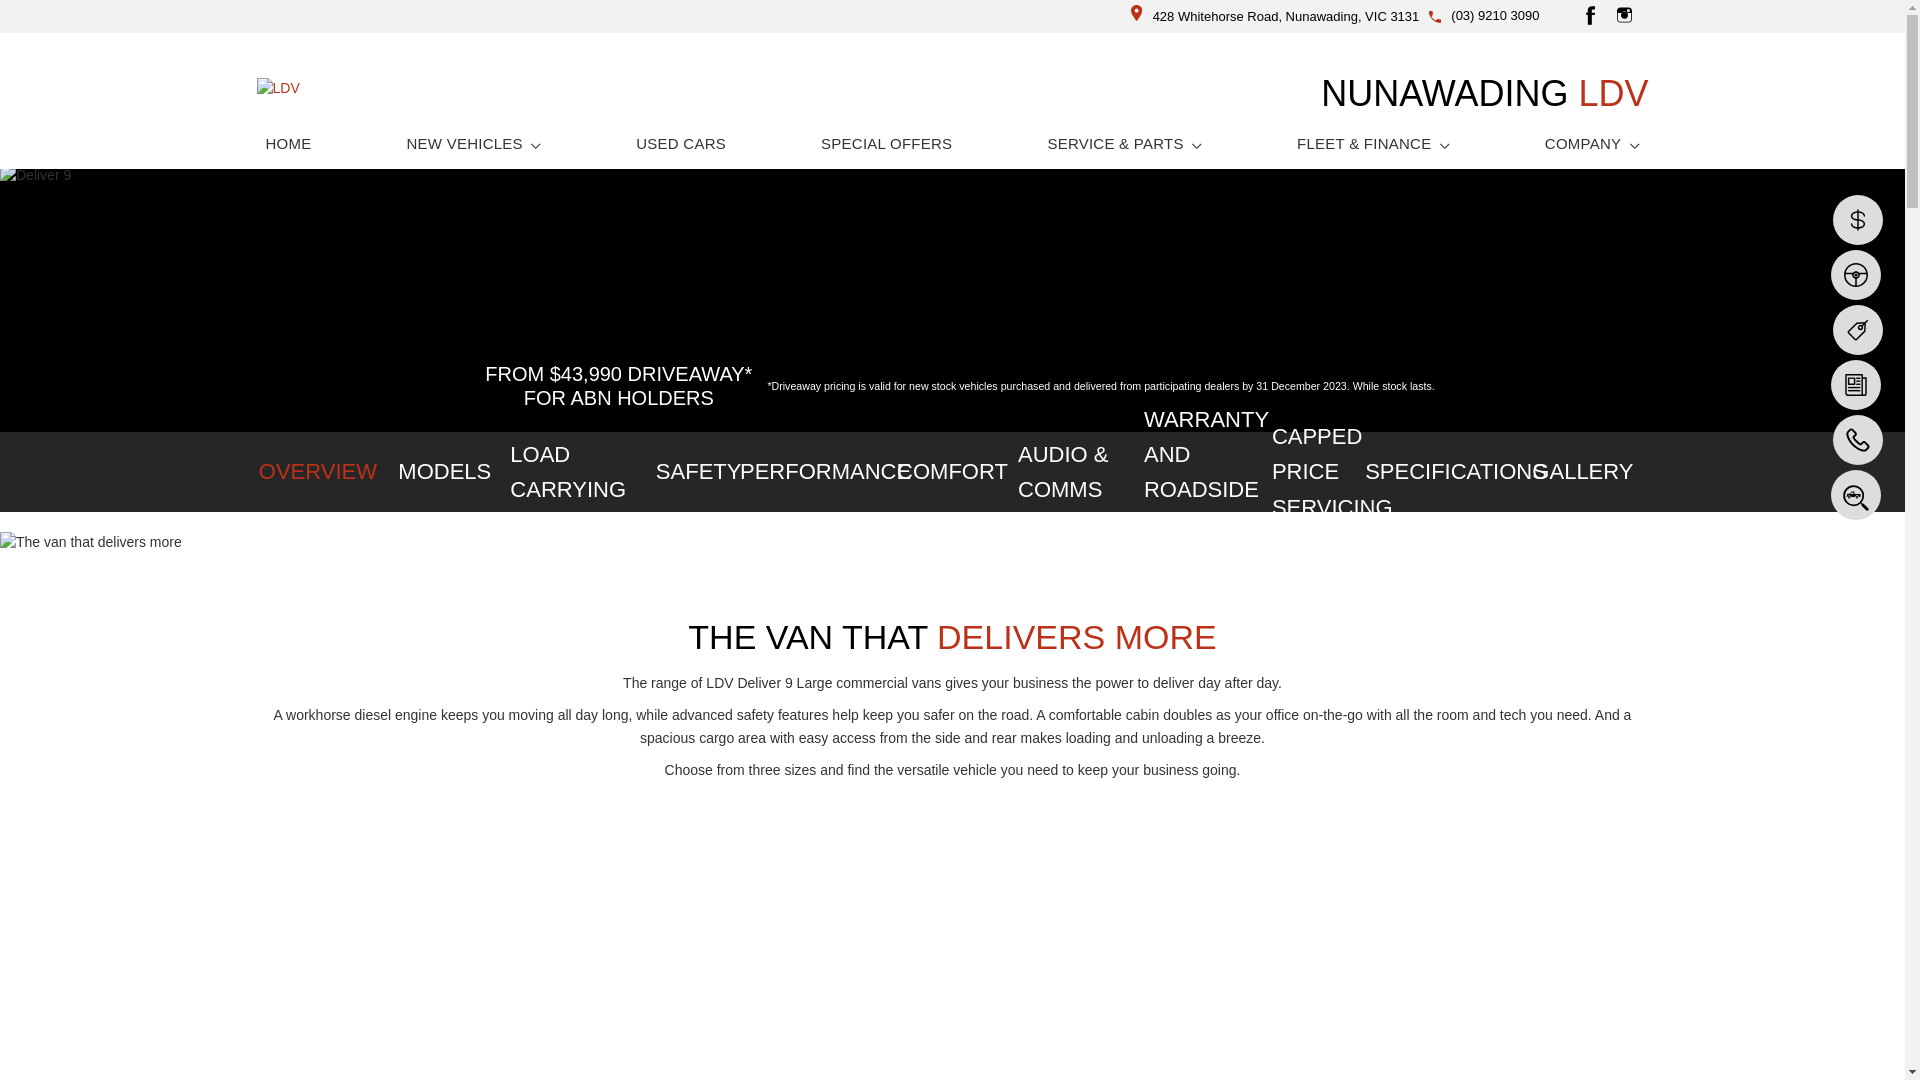 The height and width of the screenshot is (1080, 1920). What do you see at coordinates (1456, 471) in the screenshot?
I see `'SPECIFICATIONS'` at bounding box center [1456, 471].